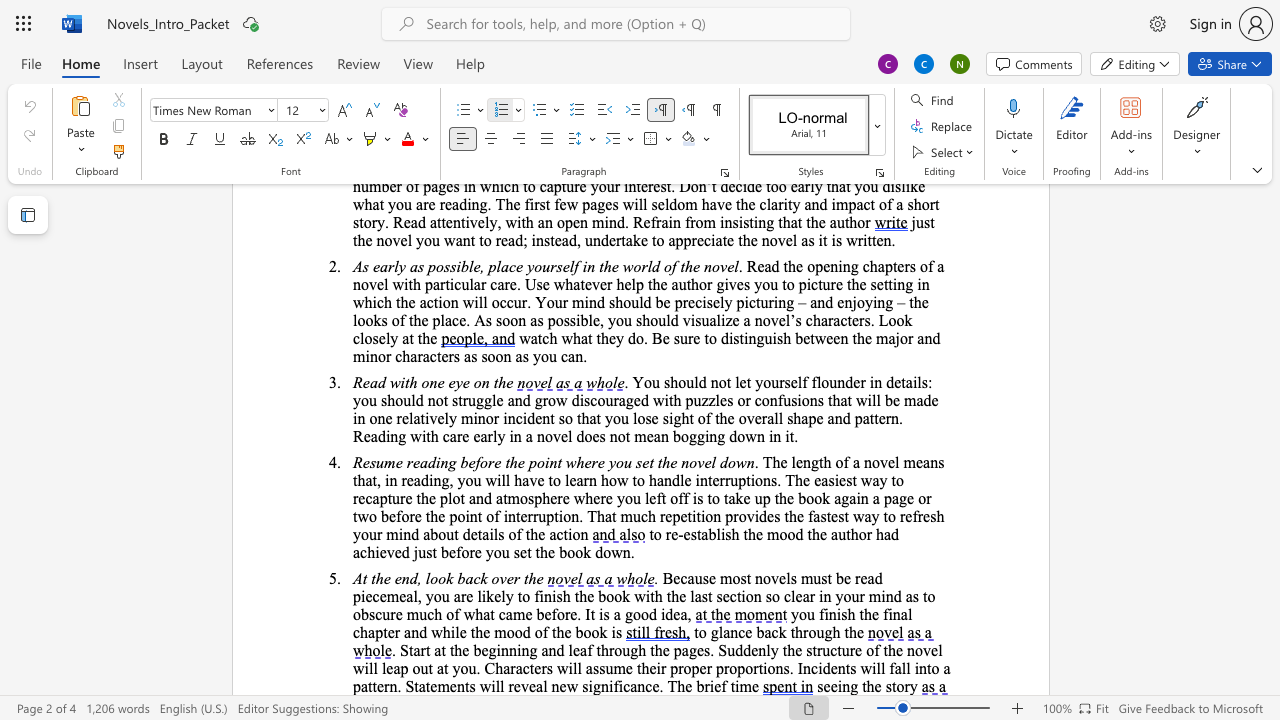 The width and height of the screenshot is (1280, 720). I want to click on the 4th character "c" in the text, so click(625, 685).